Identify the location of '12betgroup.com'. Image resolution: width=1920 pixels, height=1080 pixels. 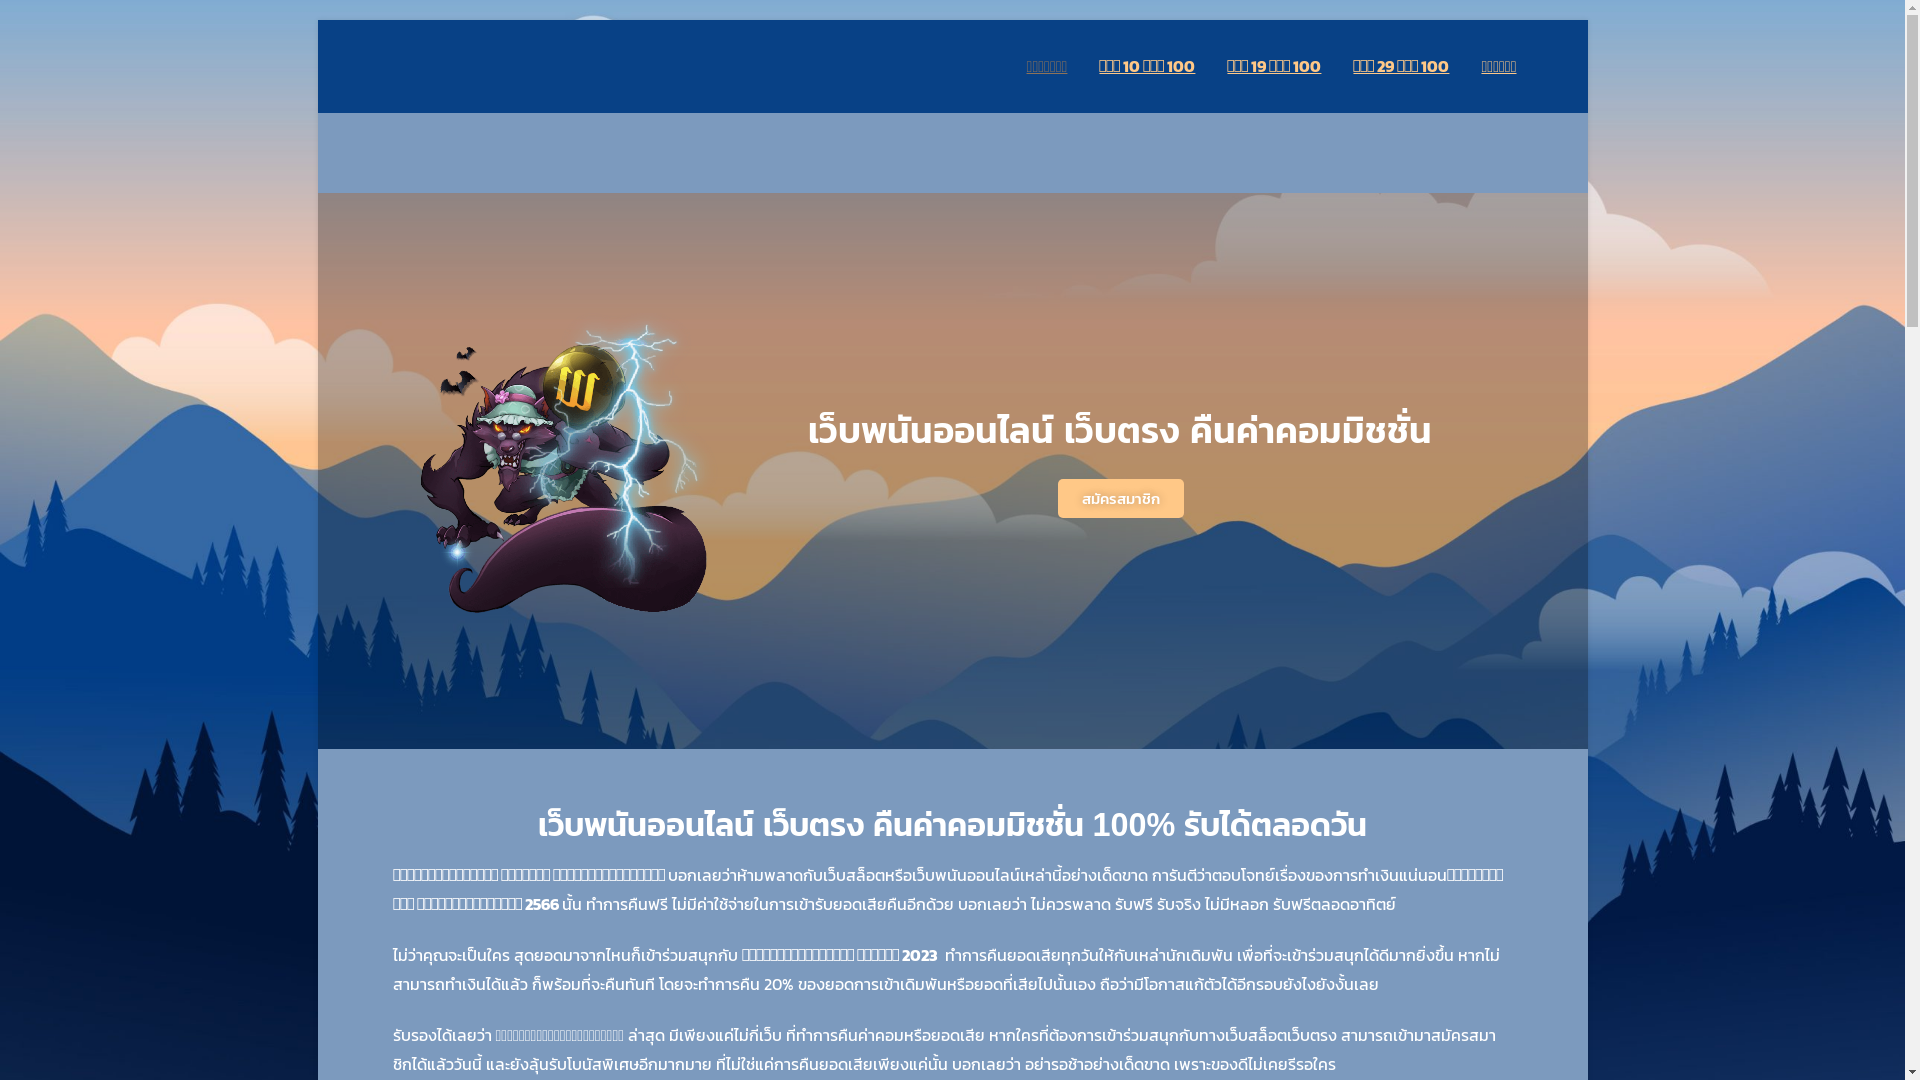
(372, 79).